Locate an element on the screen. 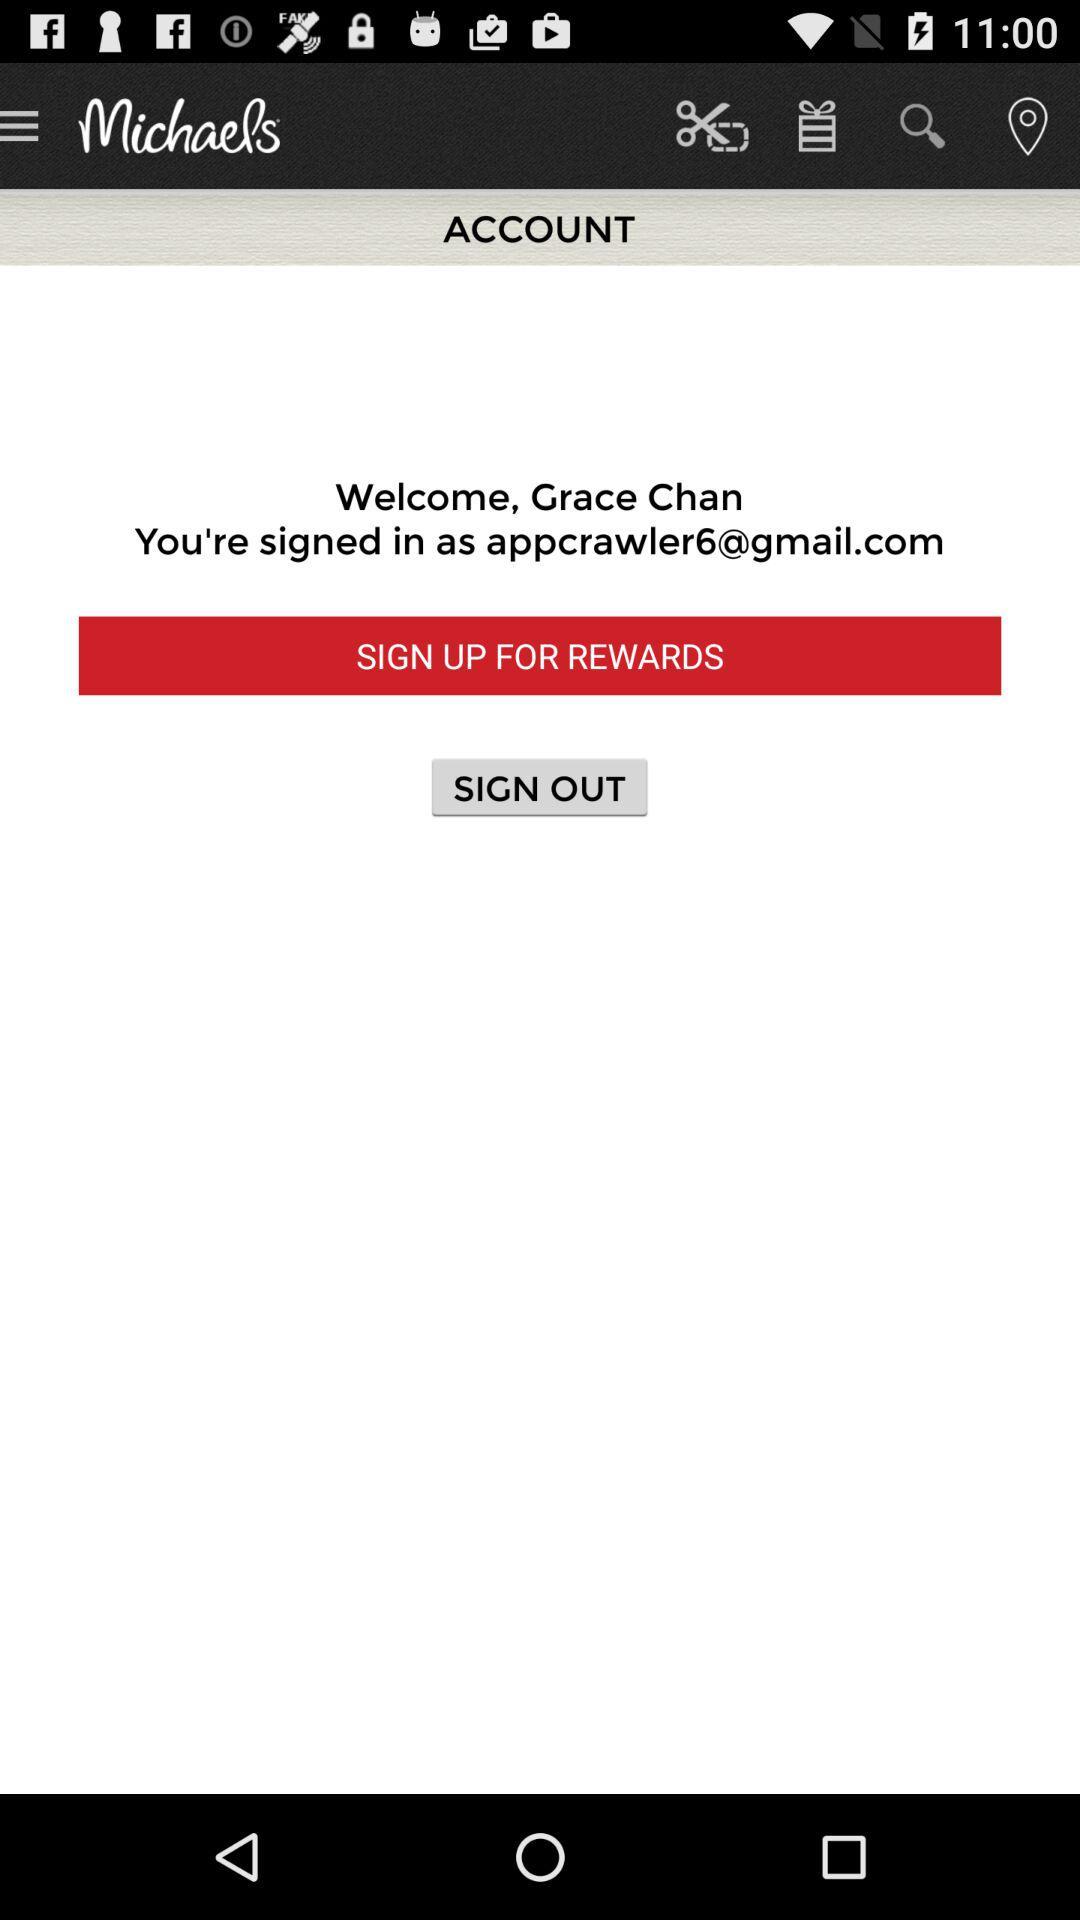  sign out icon is located at coordinates (538, 786).